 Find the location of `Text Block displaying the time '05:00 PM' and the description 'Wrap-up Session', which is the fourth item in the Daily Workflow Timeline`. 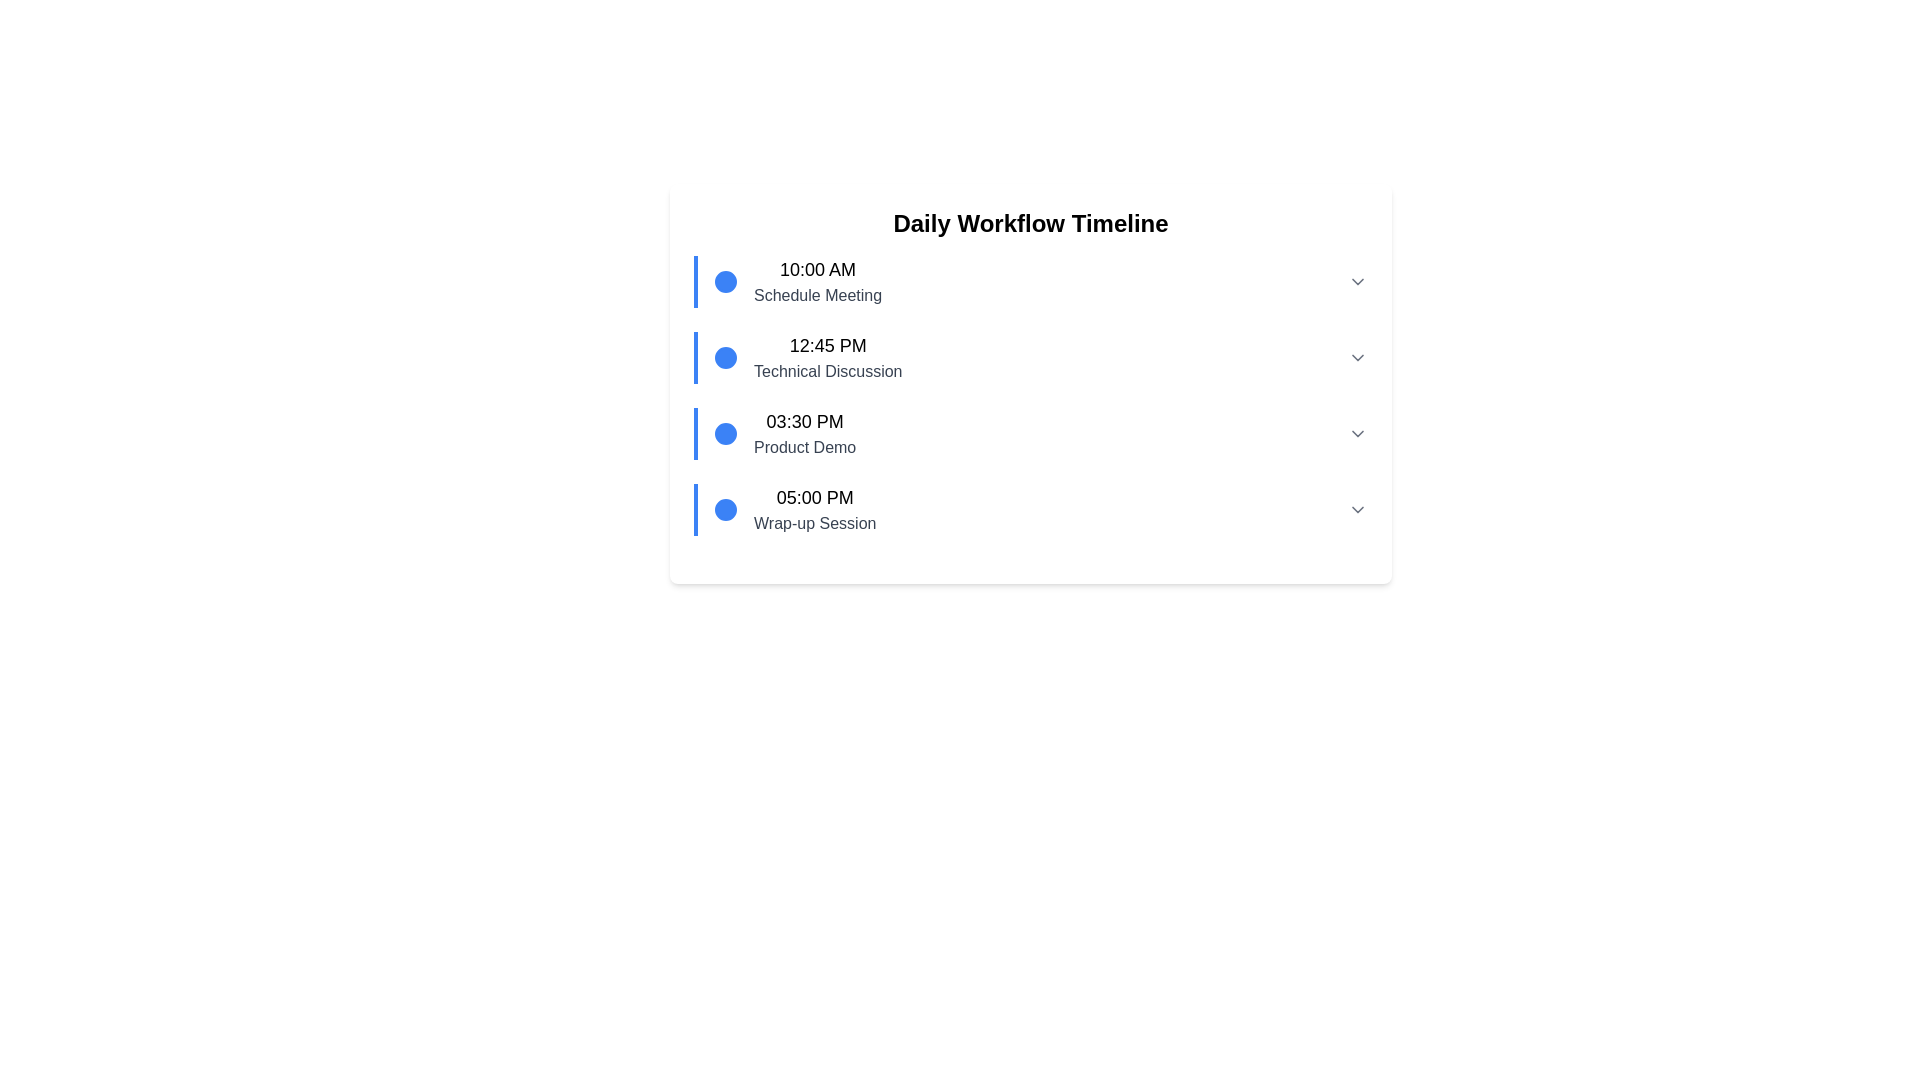

Text Block displaying the time '05:00 PM' and the description 'Wrap-up Session', which is the fourth item in the Daily Workflow Timeline is located at coordinates (815, 508).